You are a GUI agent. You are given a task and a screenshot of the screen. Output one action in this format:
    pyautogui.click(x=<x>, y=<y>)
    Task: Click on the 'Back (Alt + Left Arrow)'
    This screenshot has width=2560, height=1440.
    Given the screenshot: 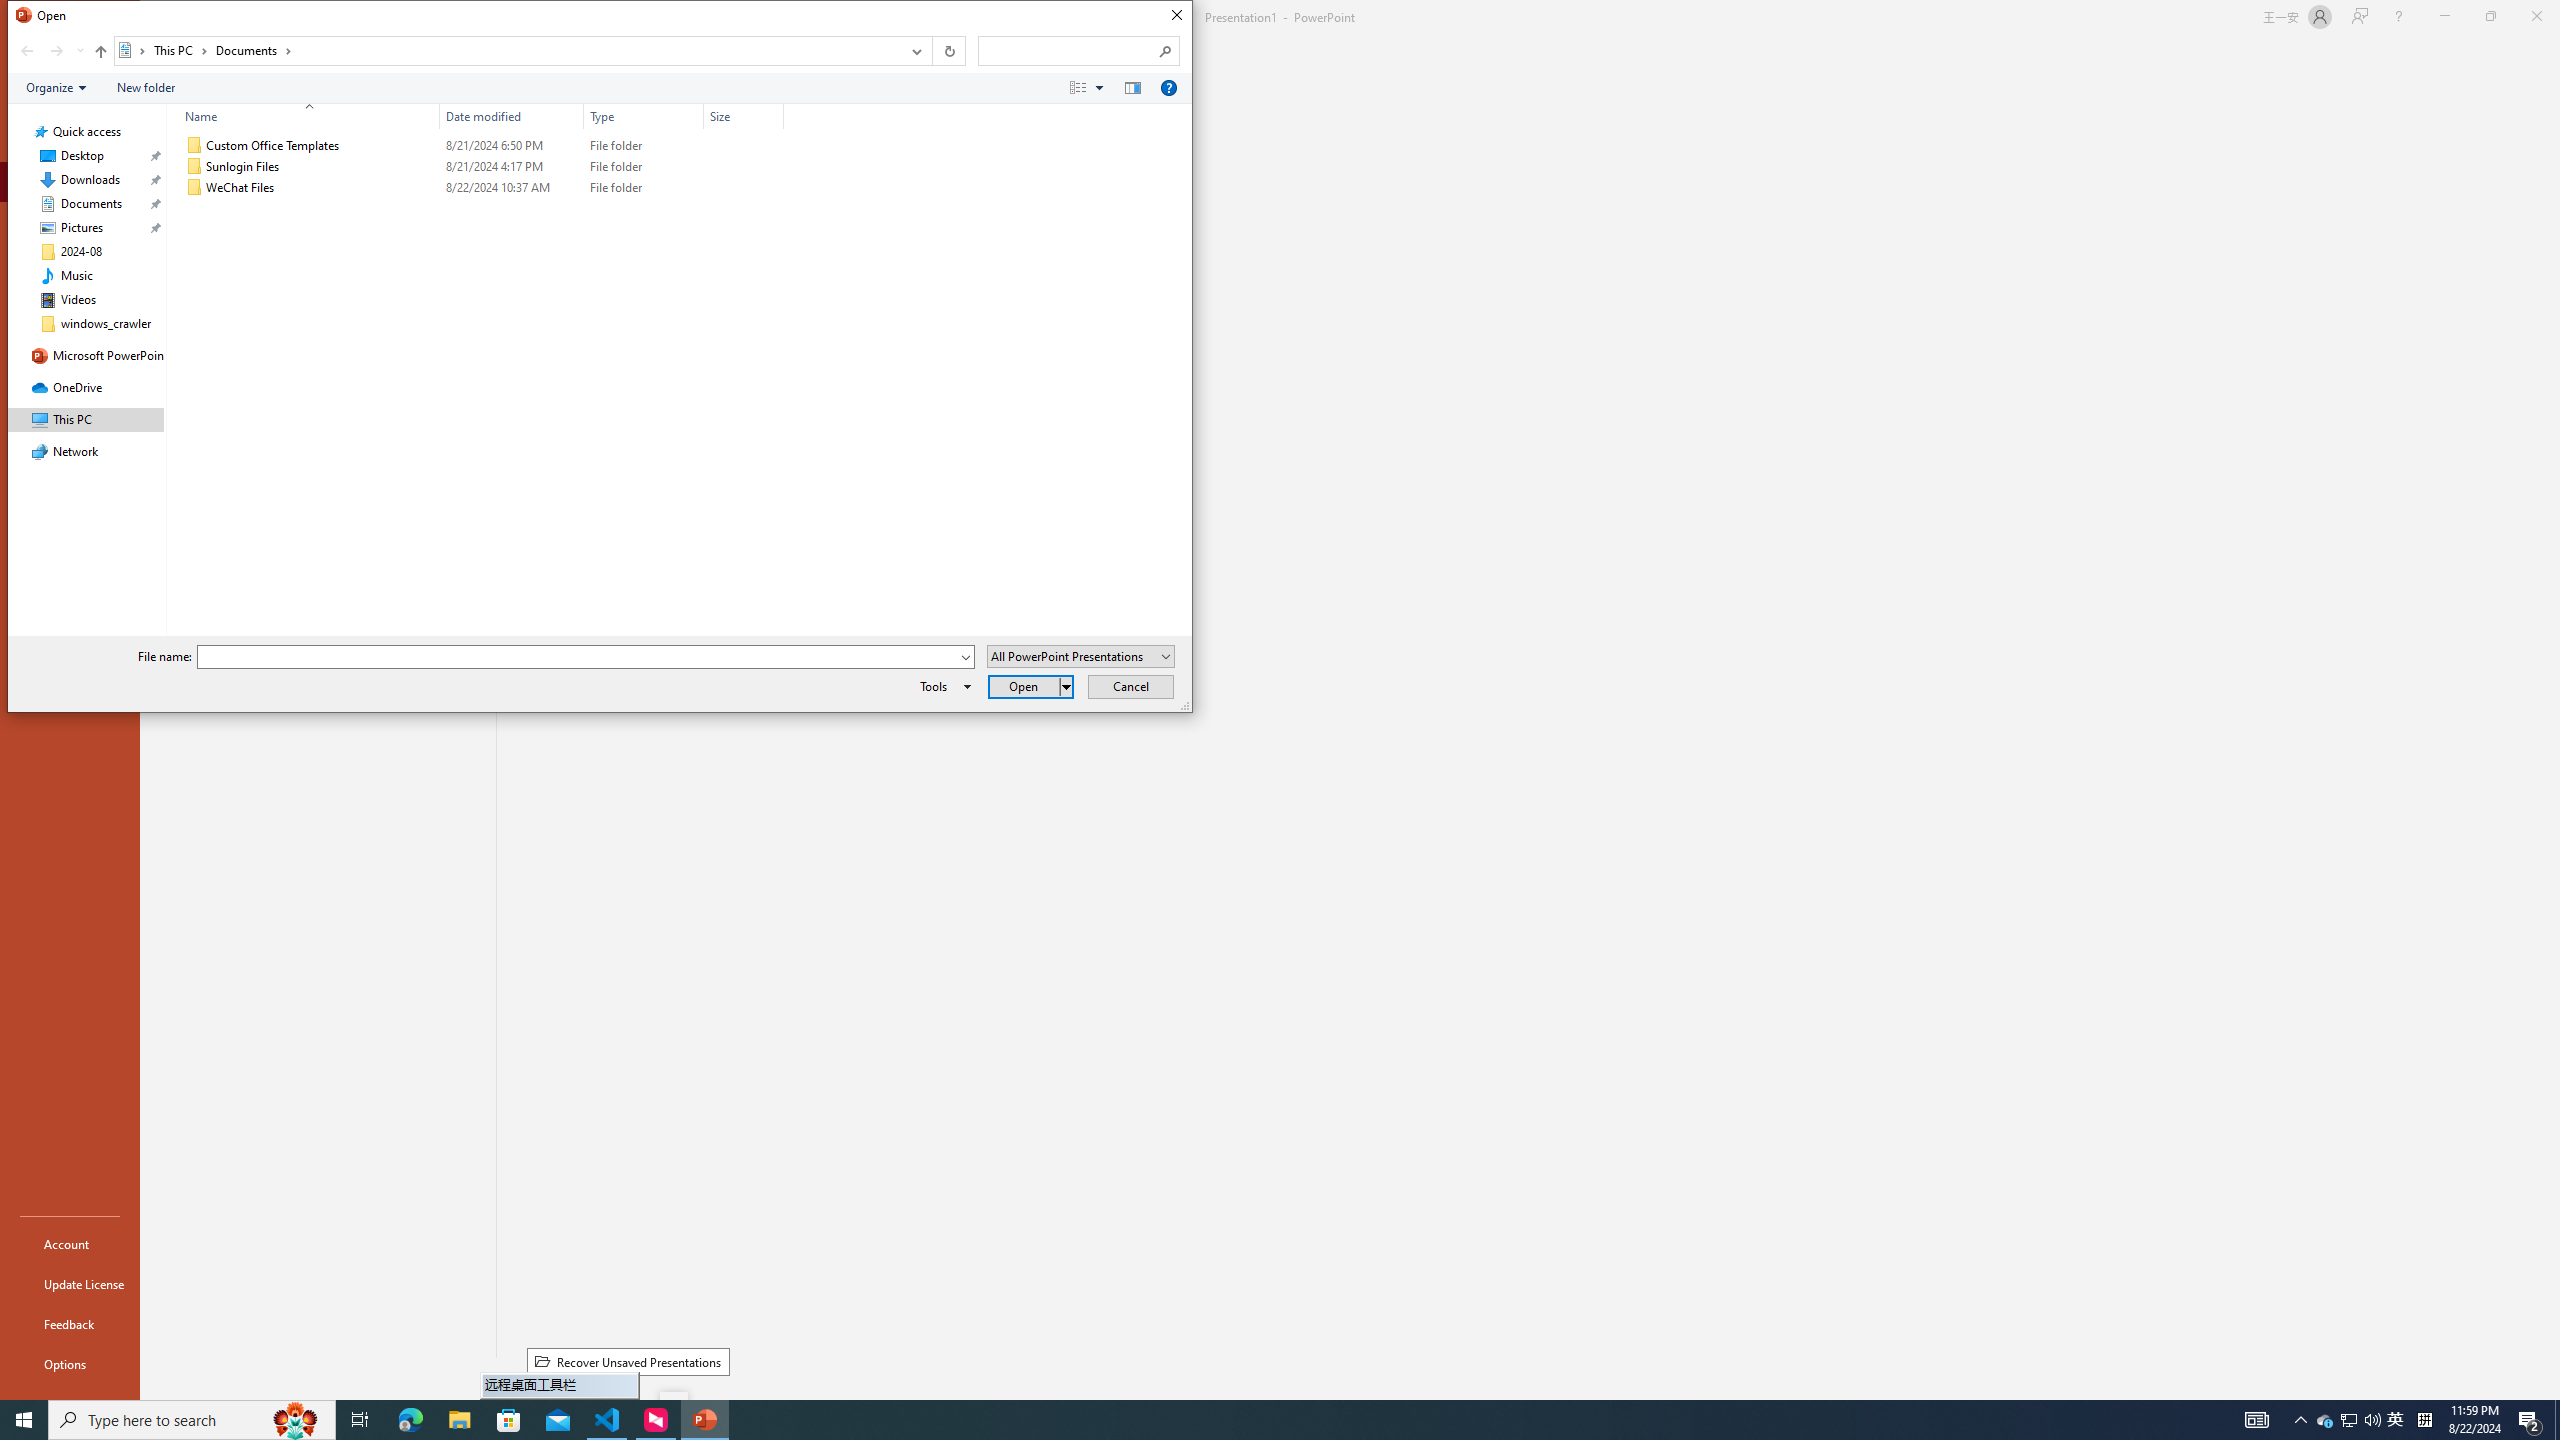 What is the action you would take?
    pyautogui.click(x=25, y=50)
    